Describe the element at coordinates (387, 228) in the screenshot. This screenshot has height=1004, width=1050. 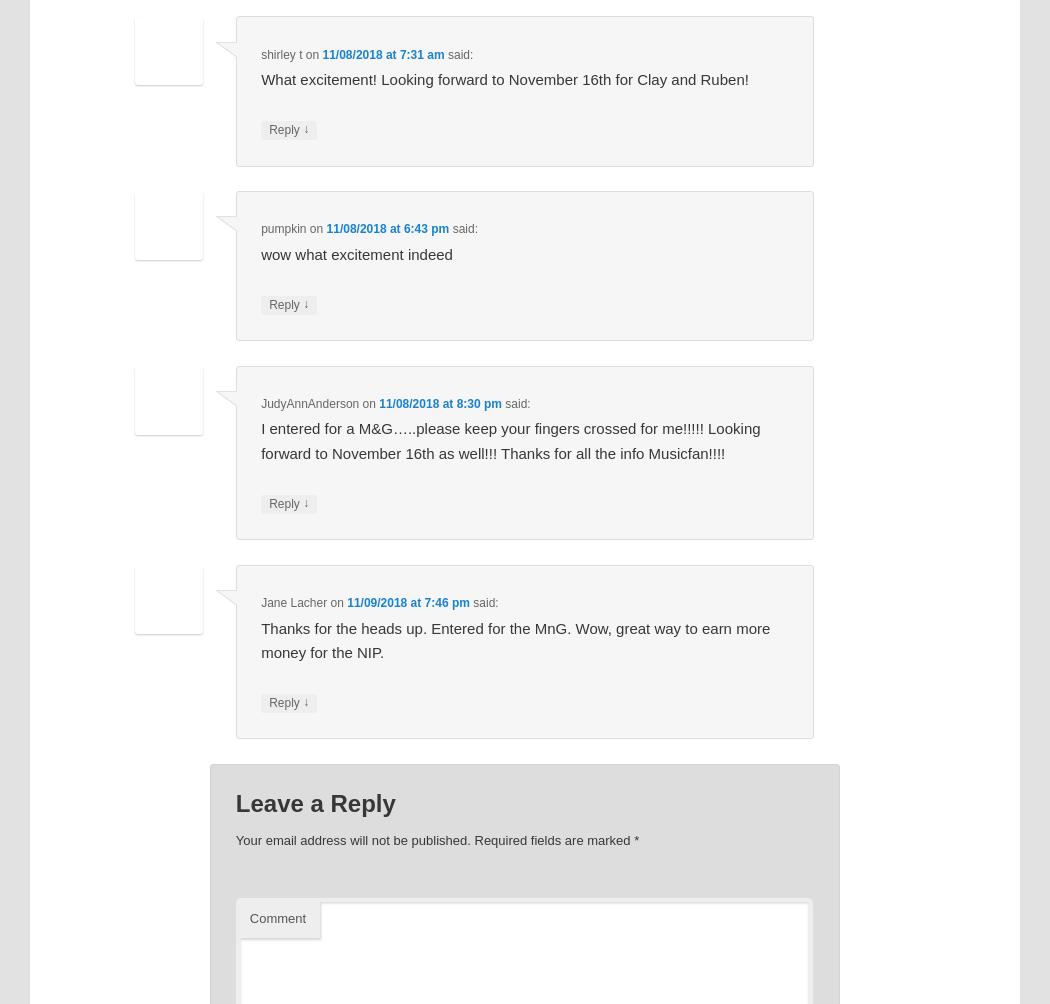
I see `'11/08/2018 at 6:43 pm'` at that location.